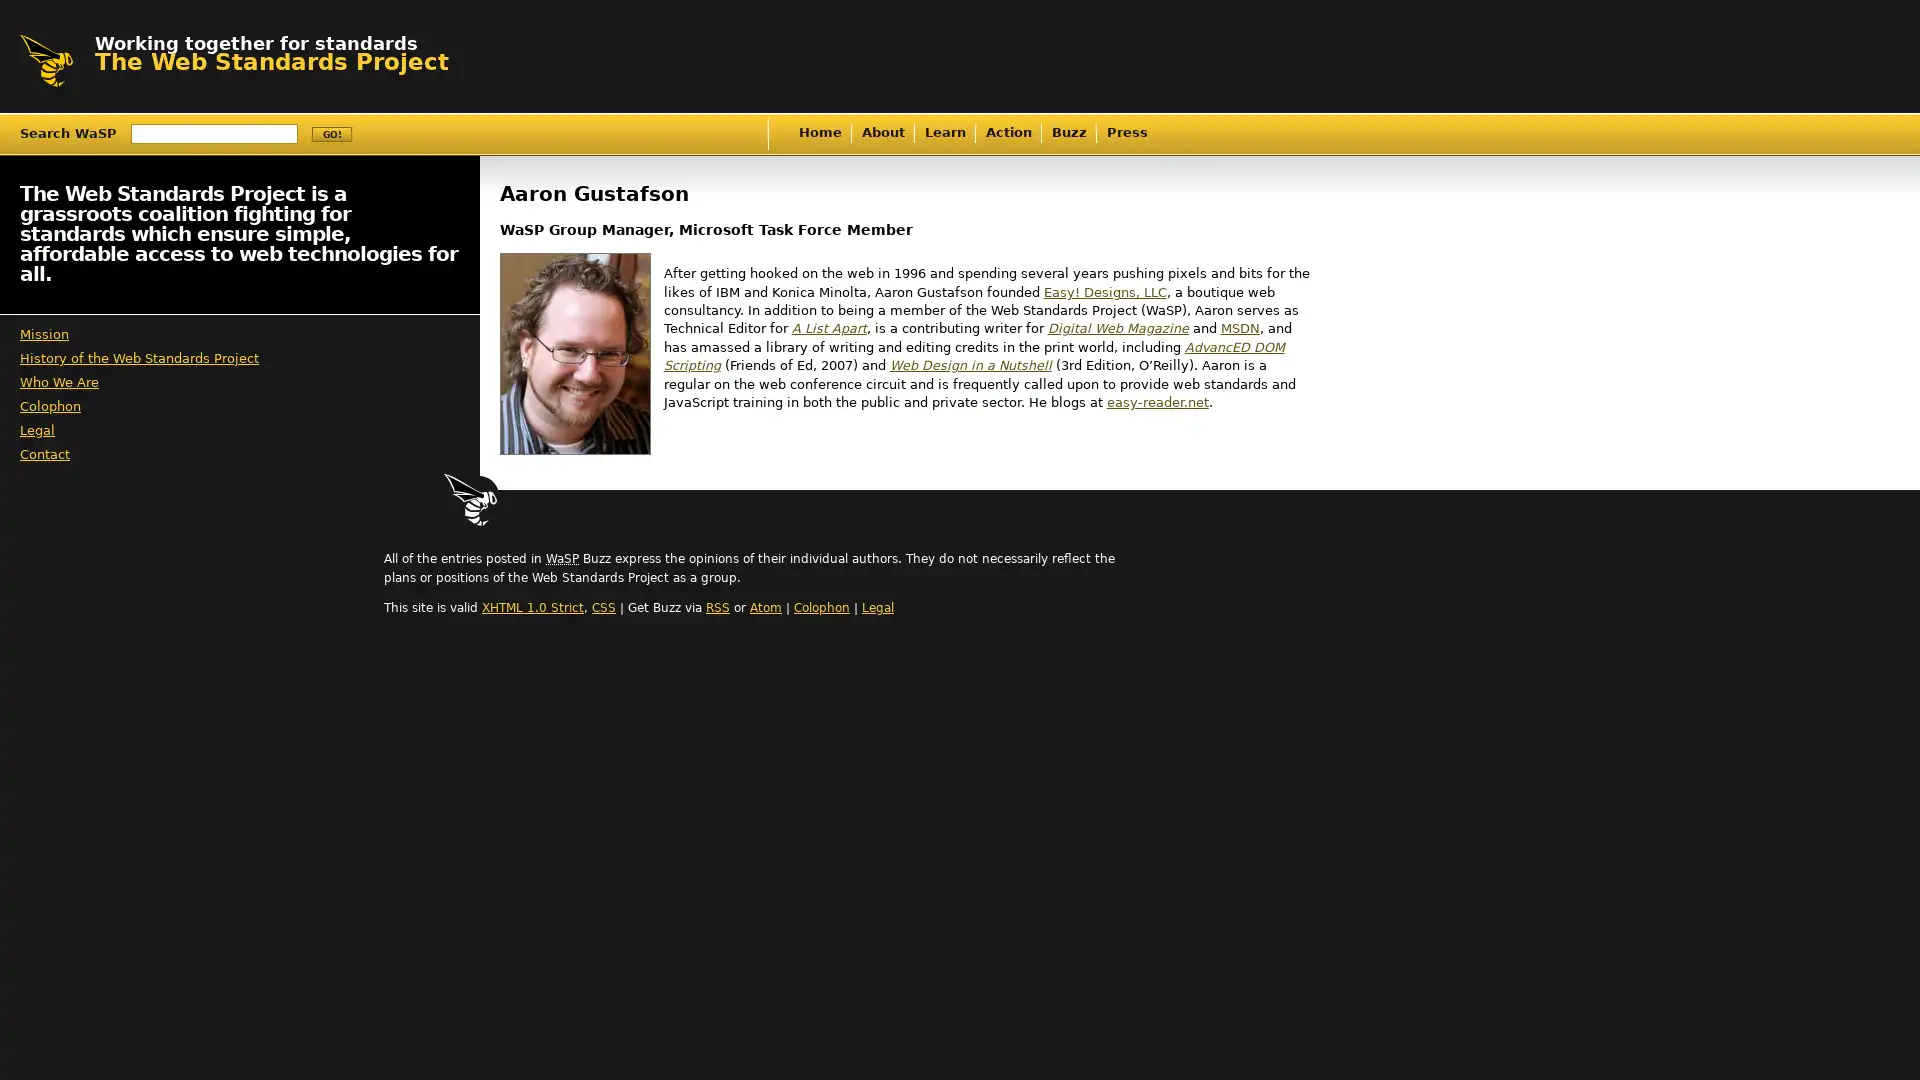 The image size is (1920, 1080). Describe the element at coordinates (331, 134) in the screenshot. I see `Go!` at that location.